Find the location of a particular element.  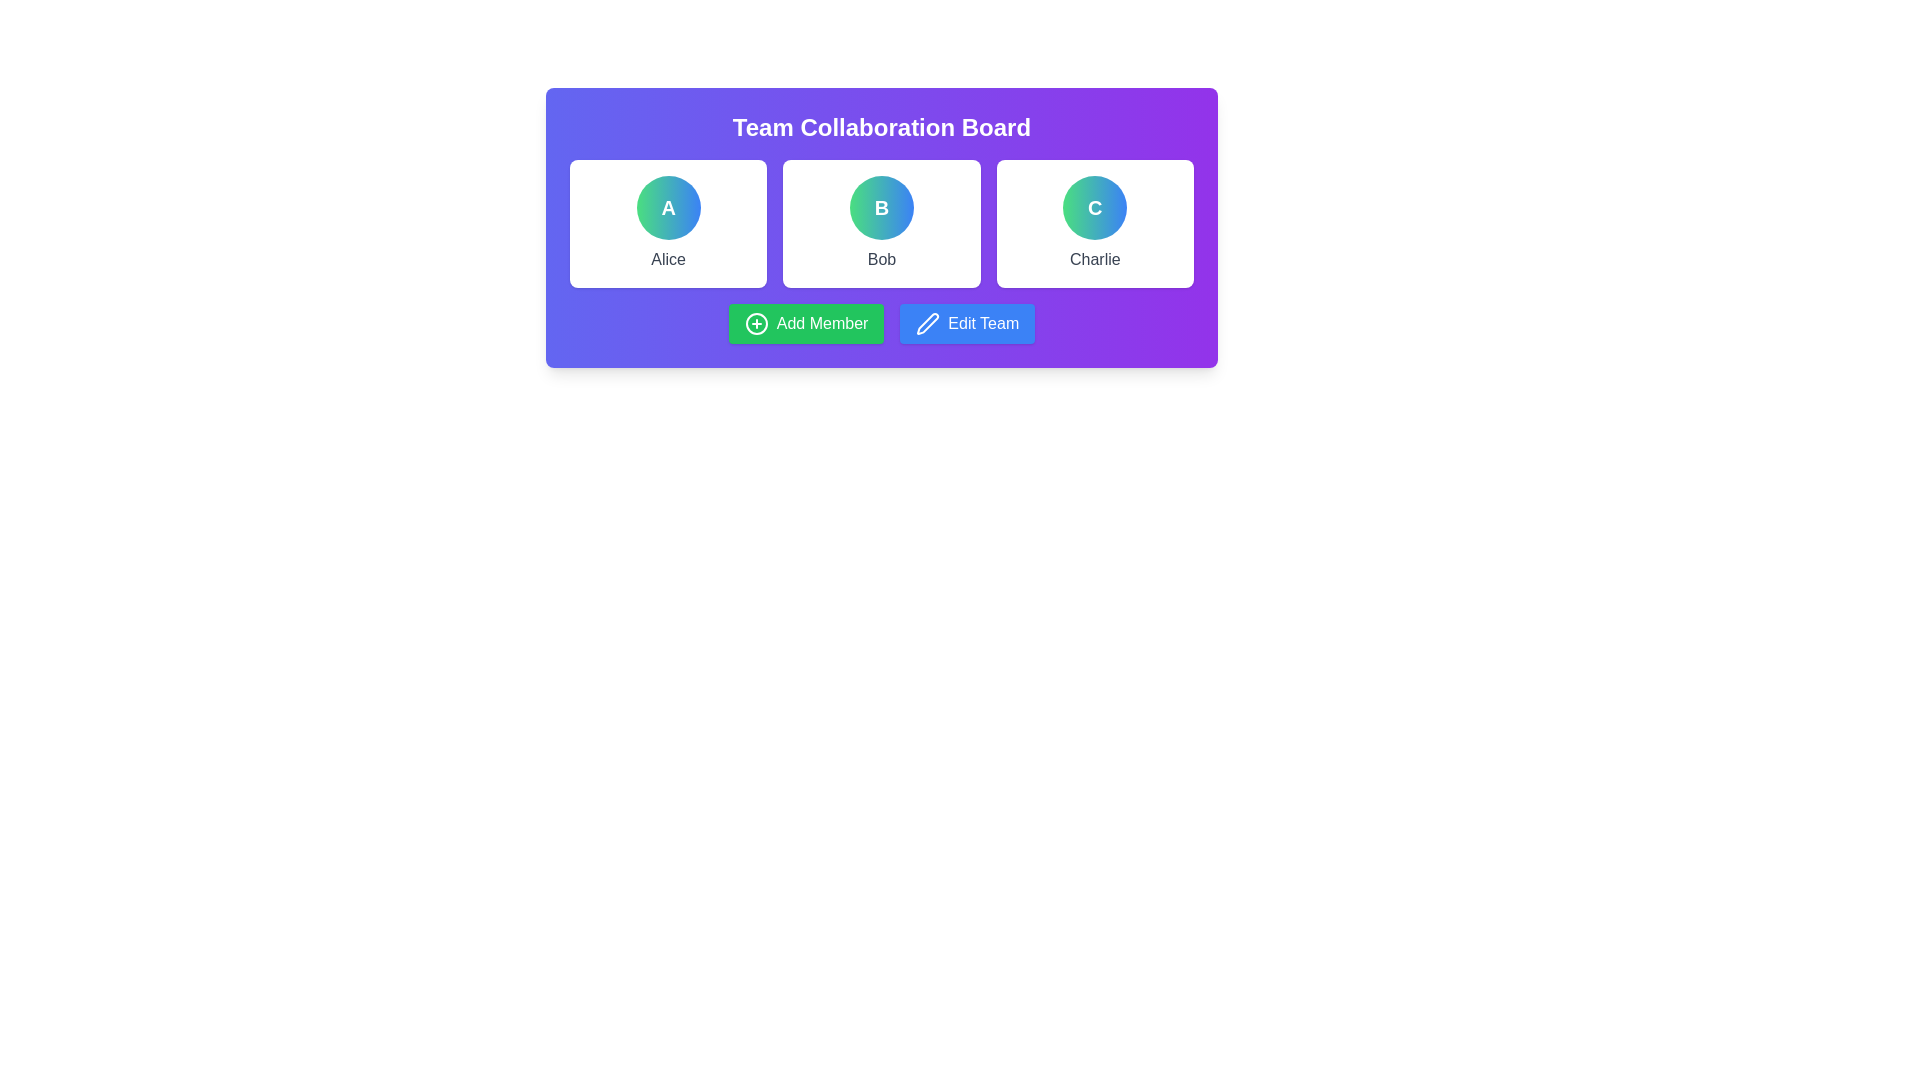

the profile card icon featuring a circular gradient icon with a bold white 'B' and the label 'Bob' beneath it, which is the middle element in a row of three profile cards is located at coordinates (881, 223).